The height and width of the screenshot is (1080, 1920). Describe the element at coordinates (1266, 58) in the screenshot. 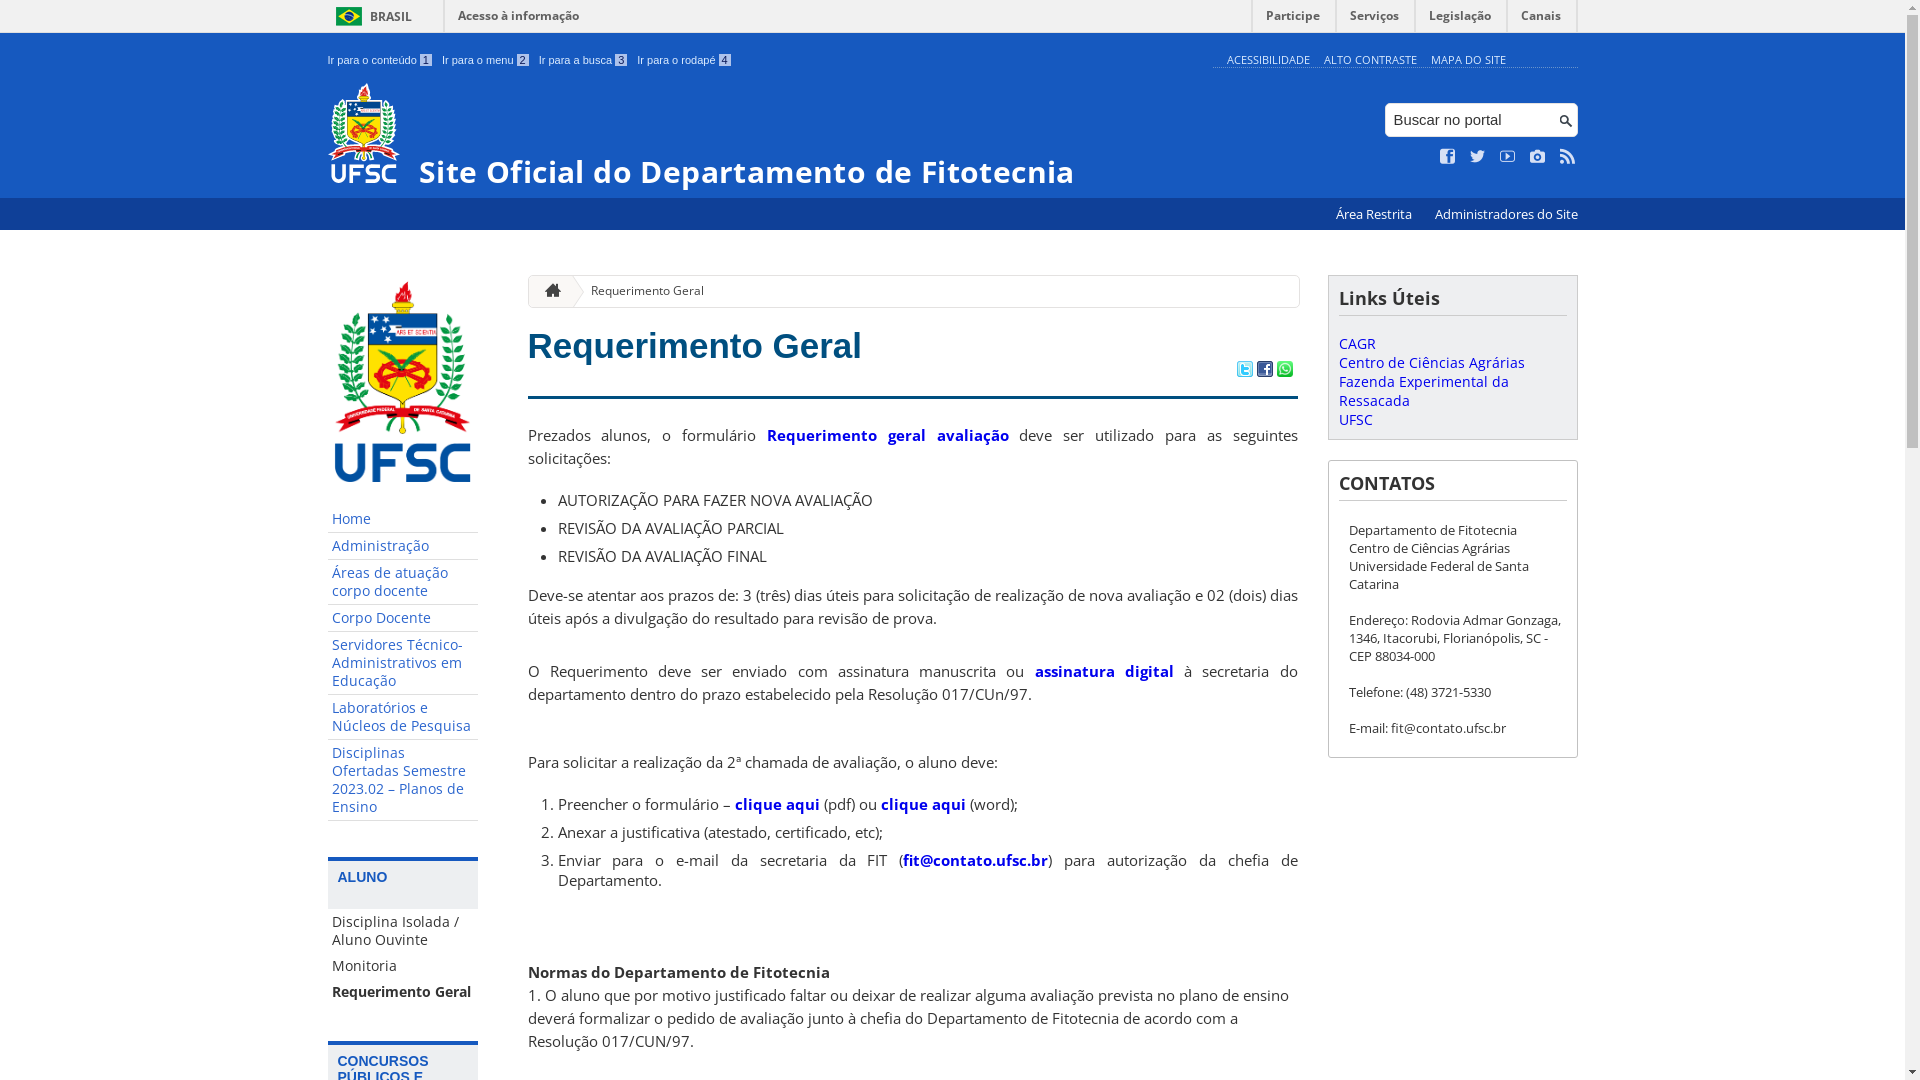

I see `'ACESSIBILIDADE'` at that location.